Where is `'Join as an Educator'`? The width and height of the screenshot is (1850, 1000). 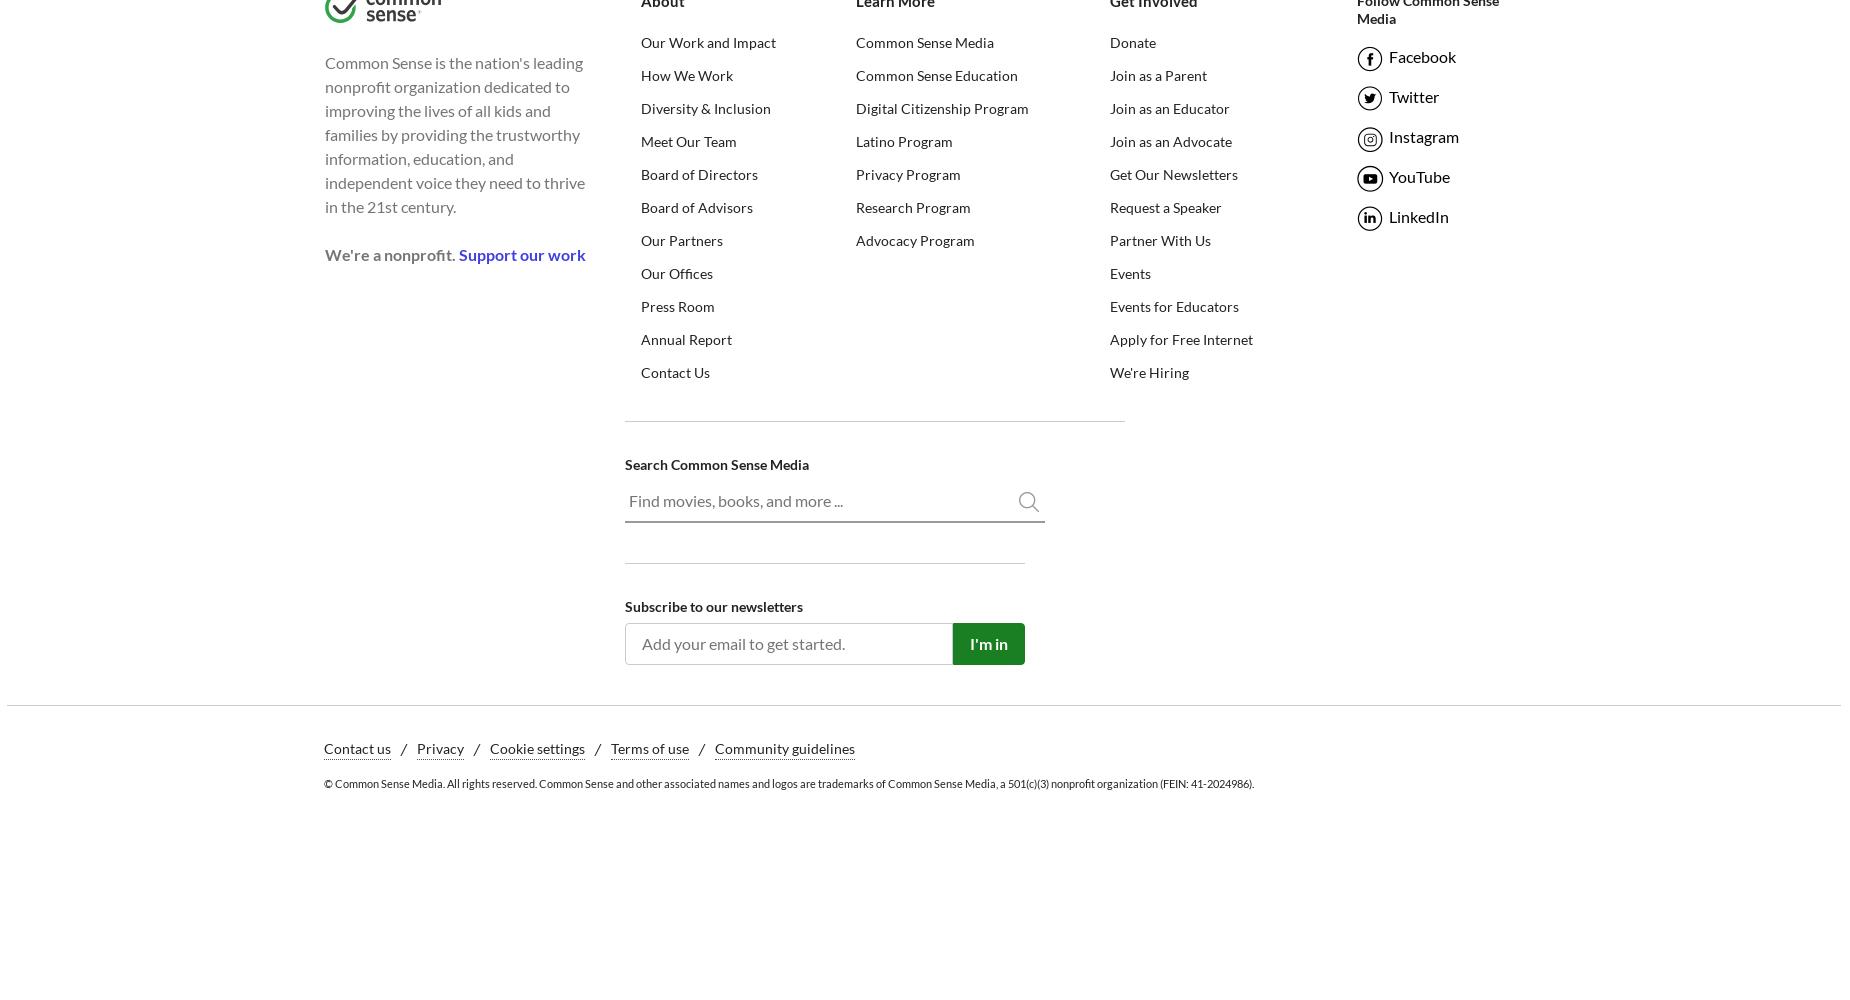
'Join as an Educator' is located at coordinates (1108, 107).